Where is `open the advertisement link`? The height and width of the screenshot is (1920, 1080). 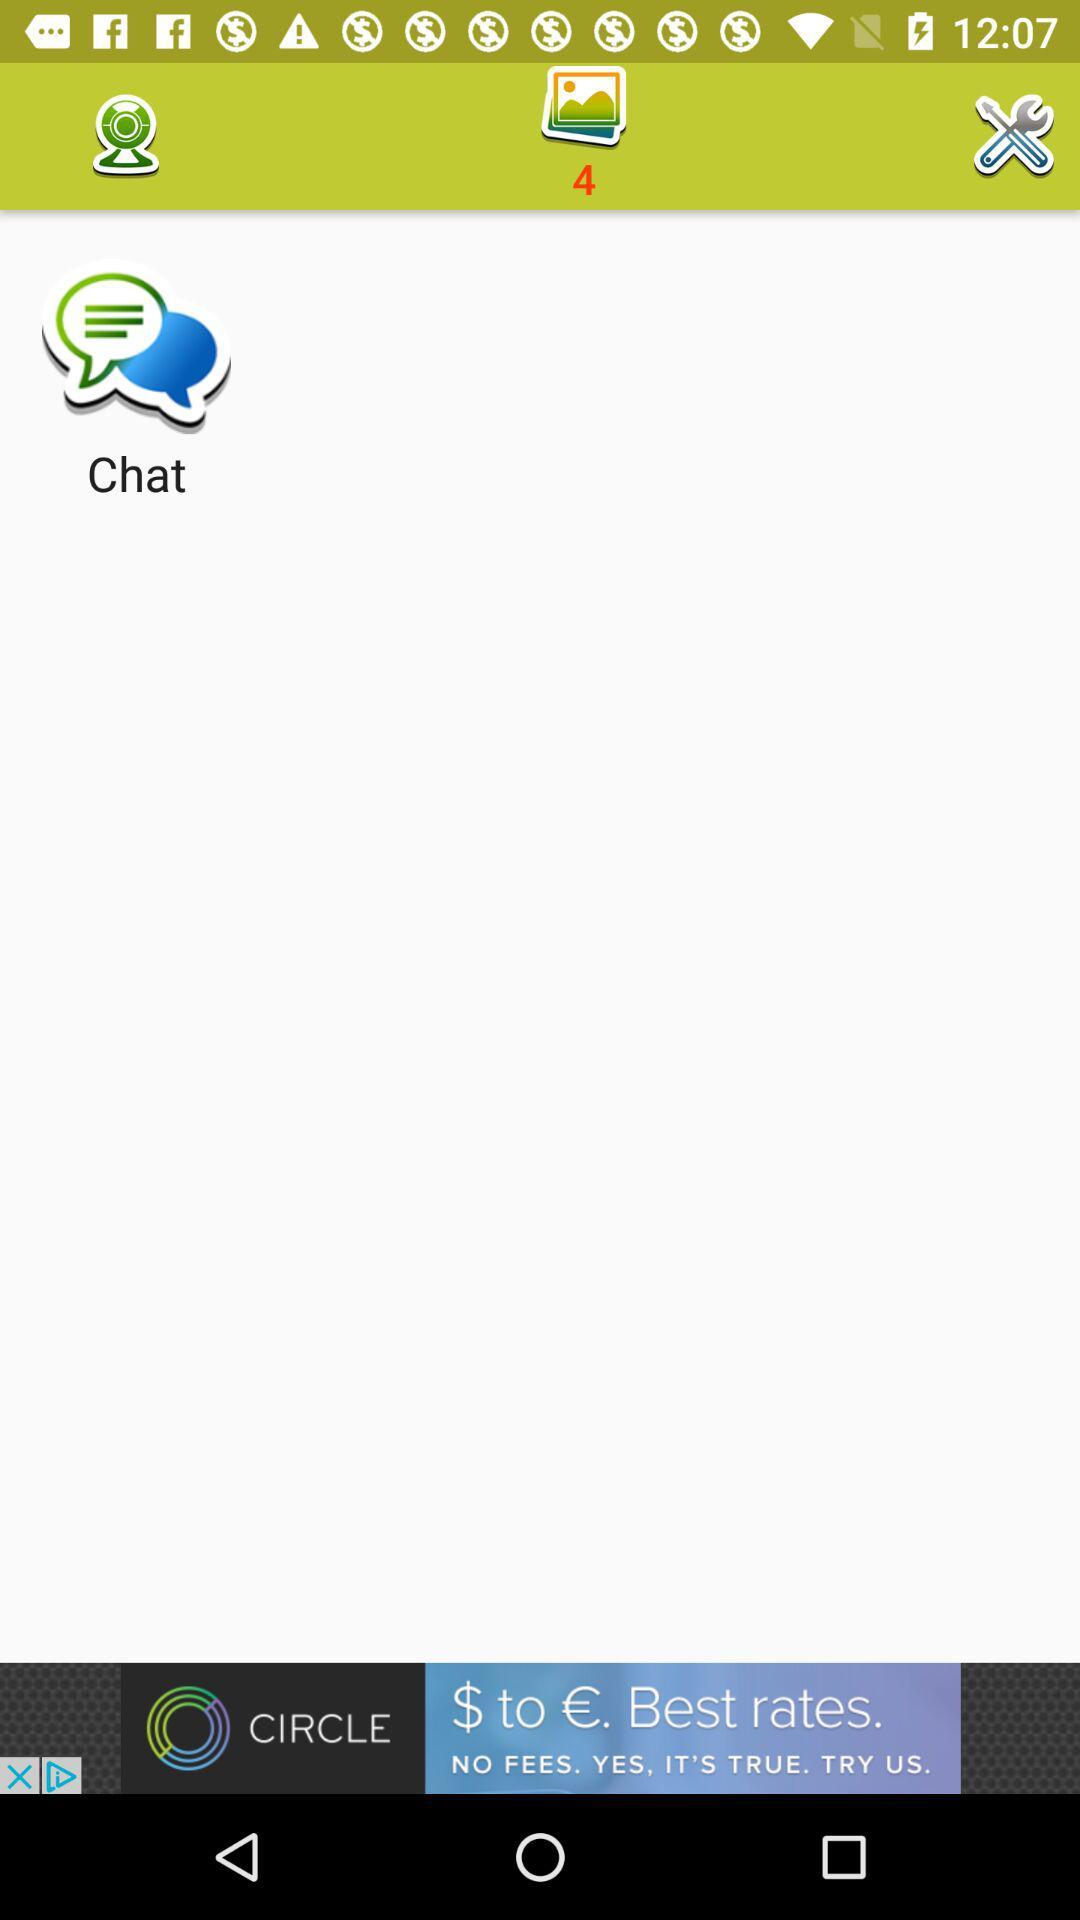
open the advertisement link is located at coordinates (540, 1727).